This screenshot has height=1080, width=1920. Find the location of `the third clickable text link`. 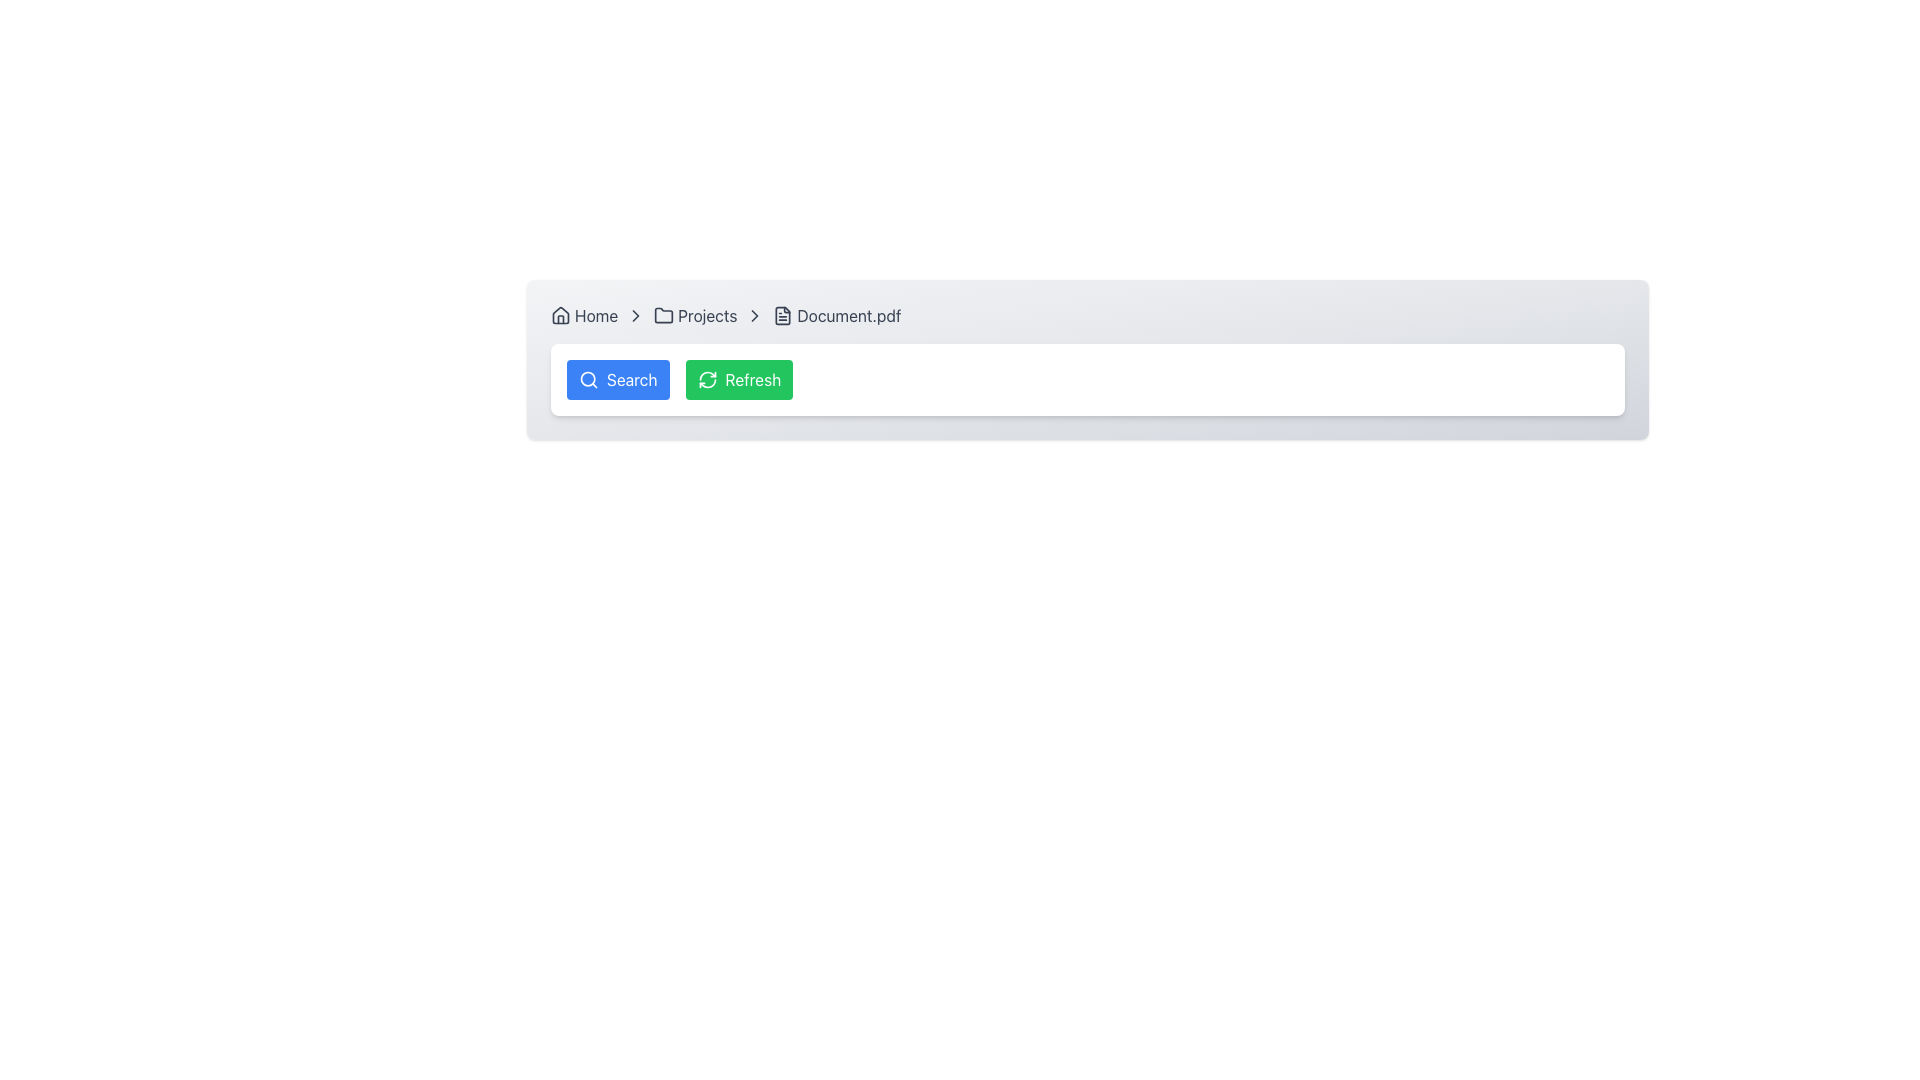

the third clickable text link is located at coordinates (836, 315).